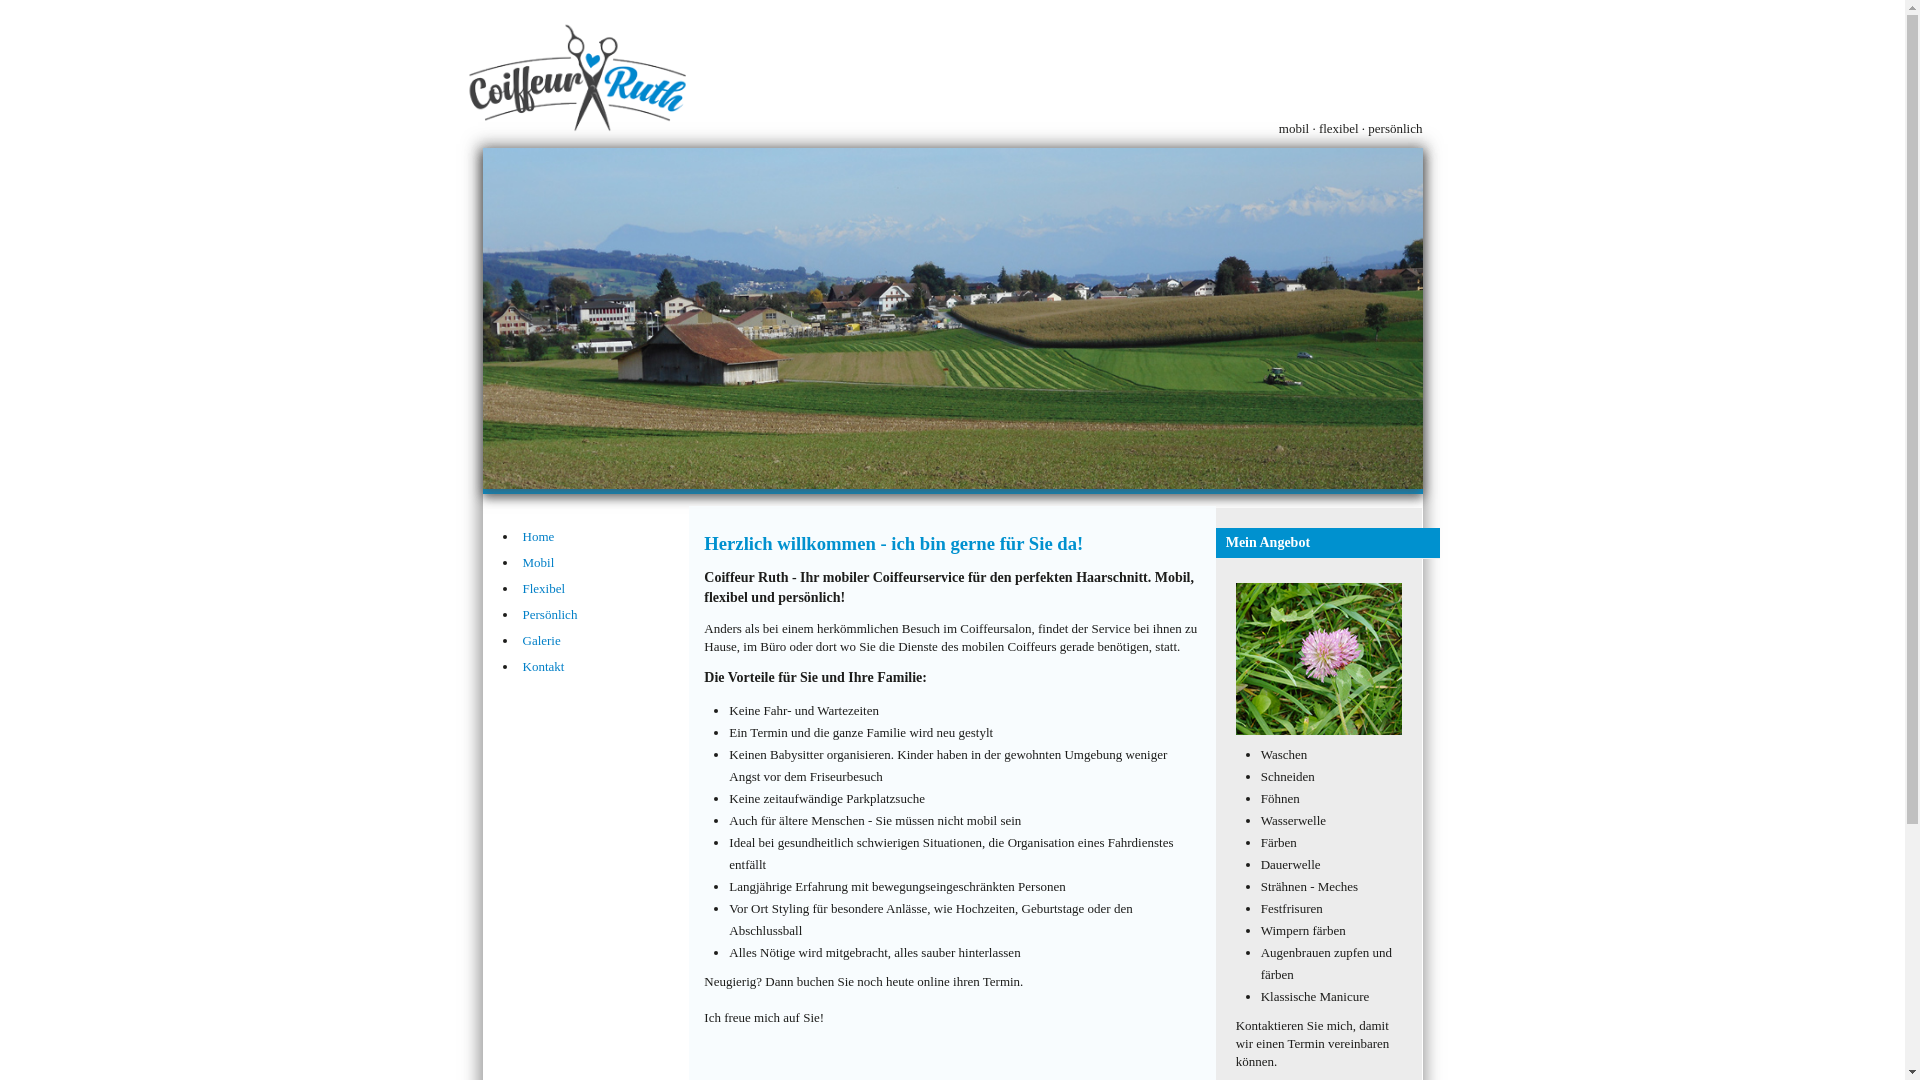 The height and width of the screenshot is (1080, 1920). Describe the element at coordinates (604, 563) in the screenshot. I see `'Mobil'` at that location.